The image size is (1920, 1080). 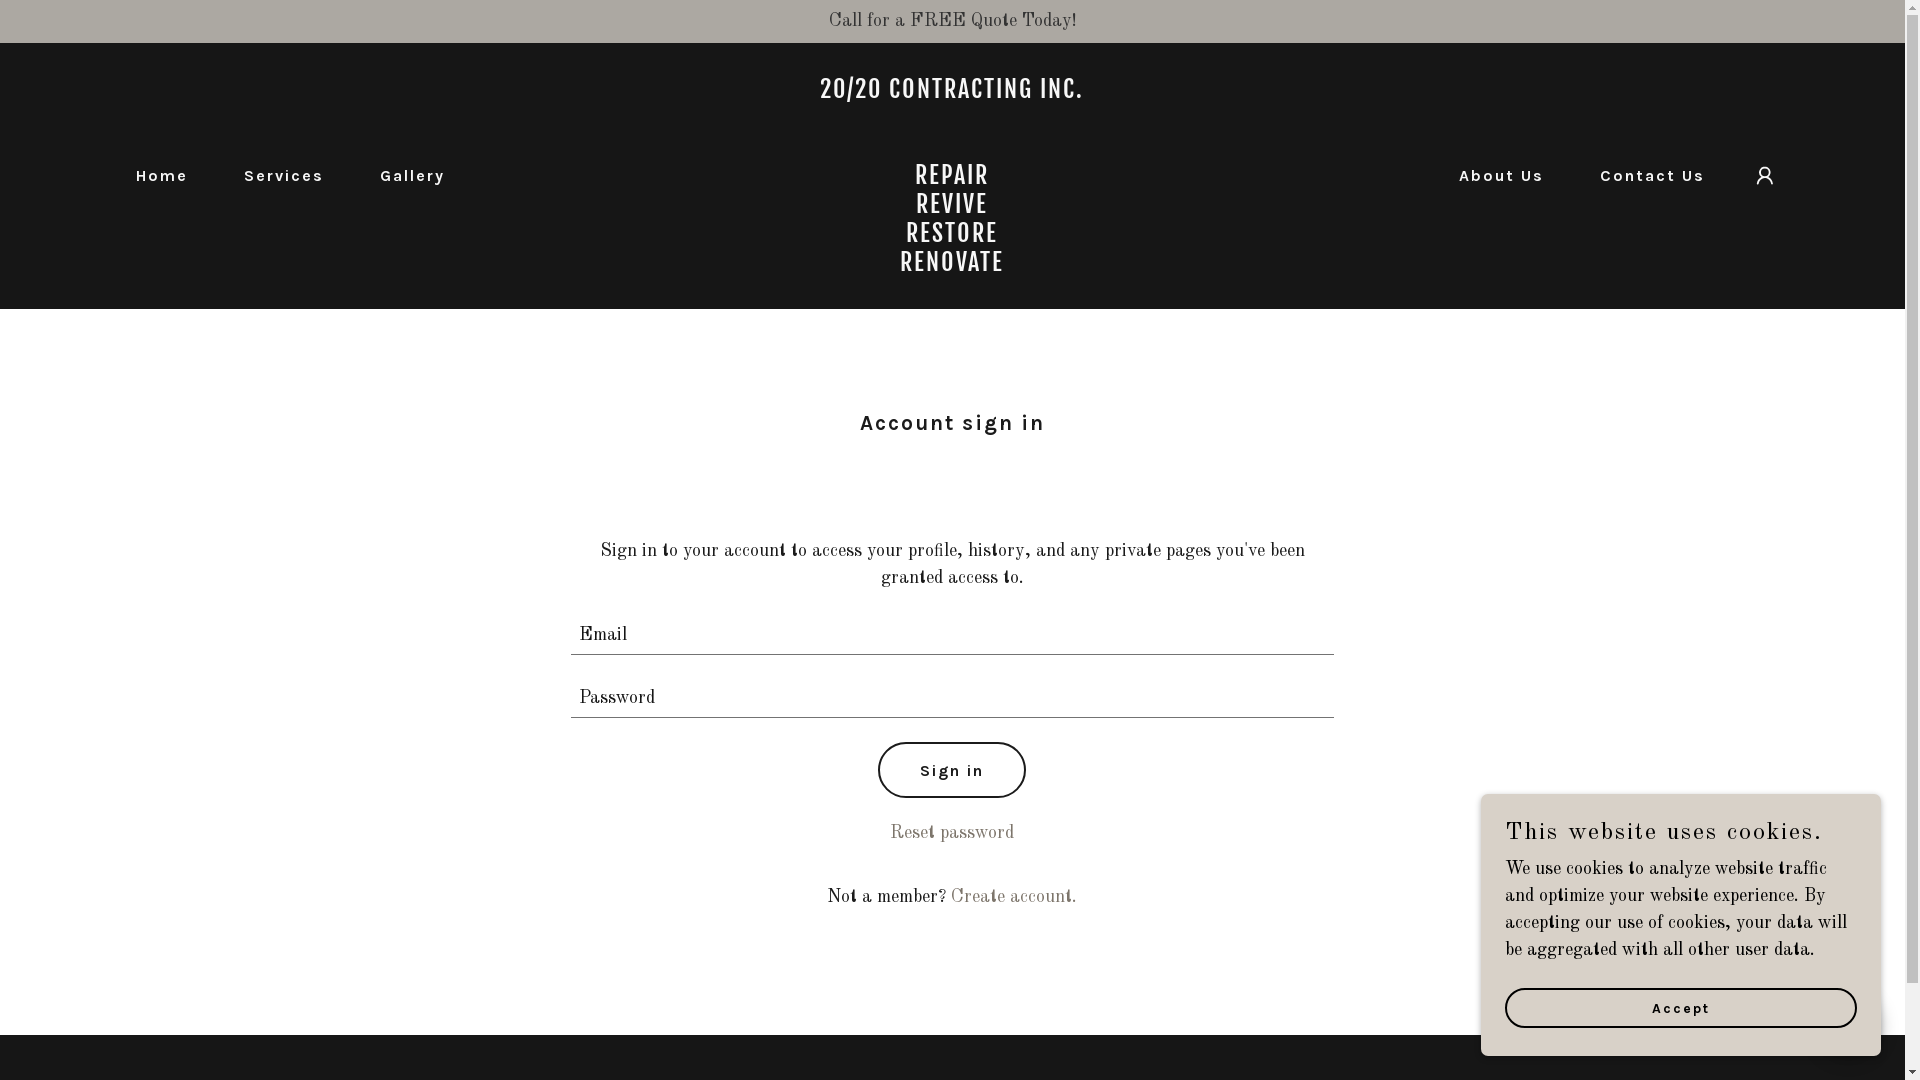 What do you see at coordinates (1644, 175) in the screenshot?
I see `'Contact Us'` at bounding box center [1644, 175].